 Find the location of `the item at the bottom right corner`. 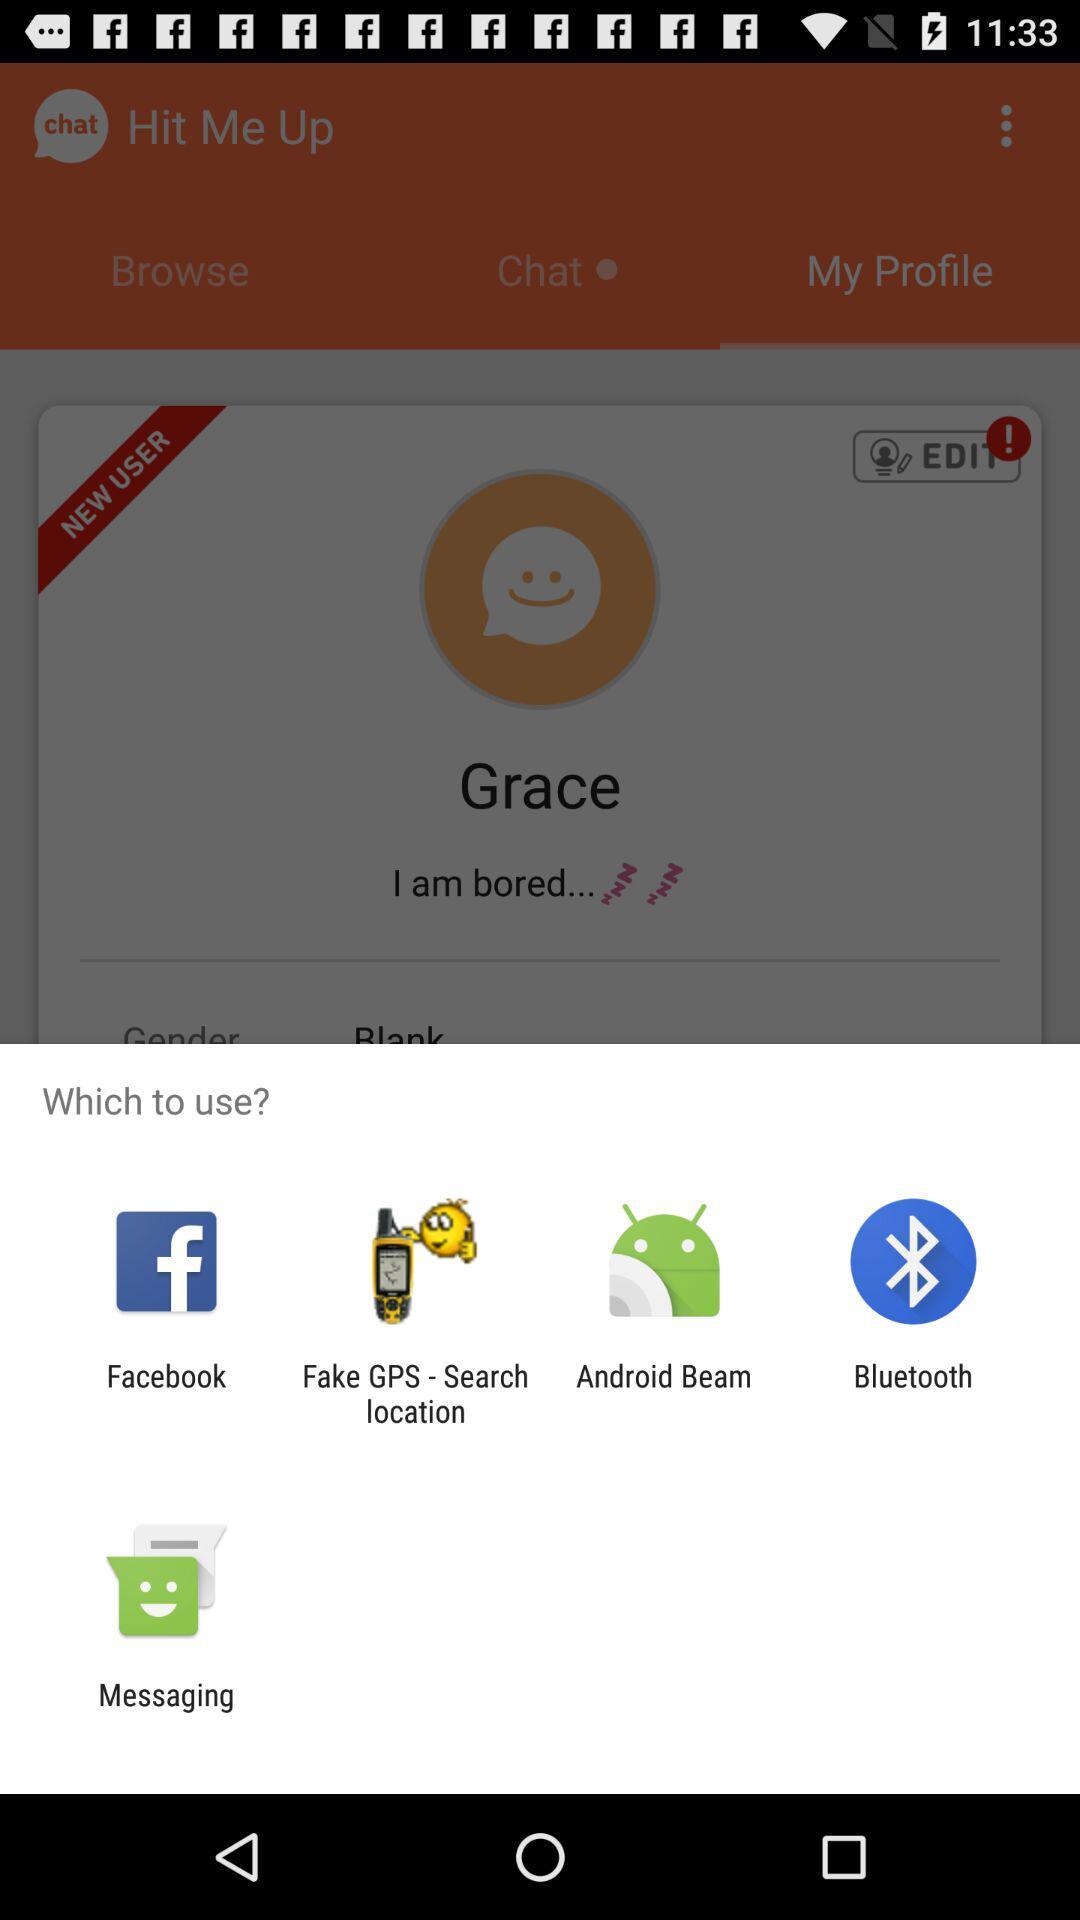

the item at the bottom right corner is located at coordinates (913, 1392).